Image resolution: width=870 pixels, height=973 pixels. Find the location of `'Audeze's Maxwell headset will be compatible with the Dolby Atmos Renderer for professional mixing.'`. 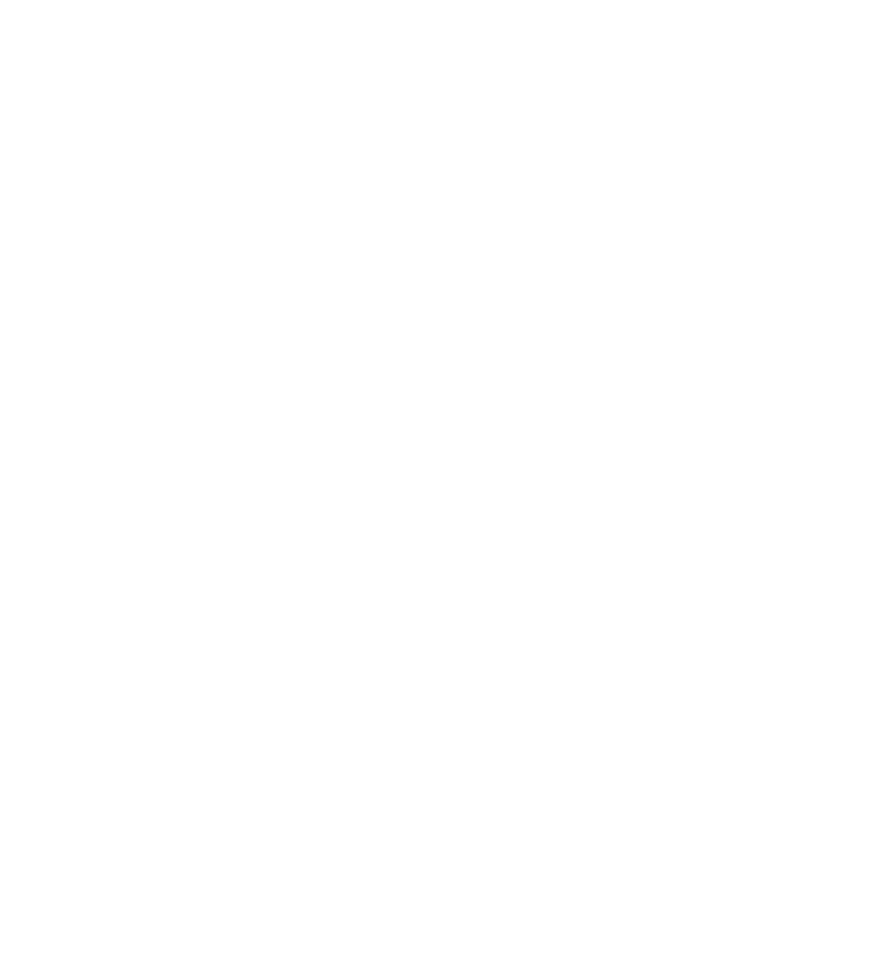

'Audeze's Maxwell headset will be compatible with the Dolby Atmos Renderer for professional mixing.' is located at coordinates (375, 813).